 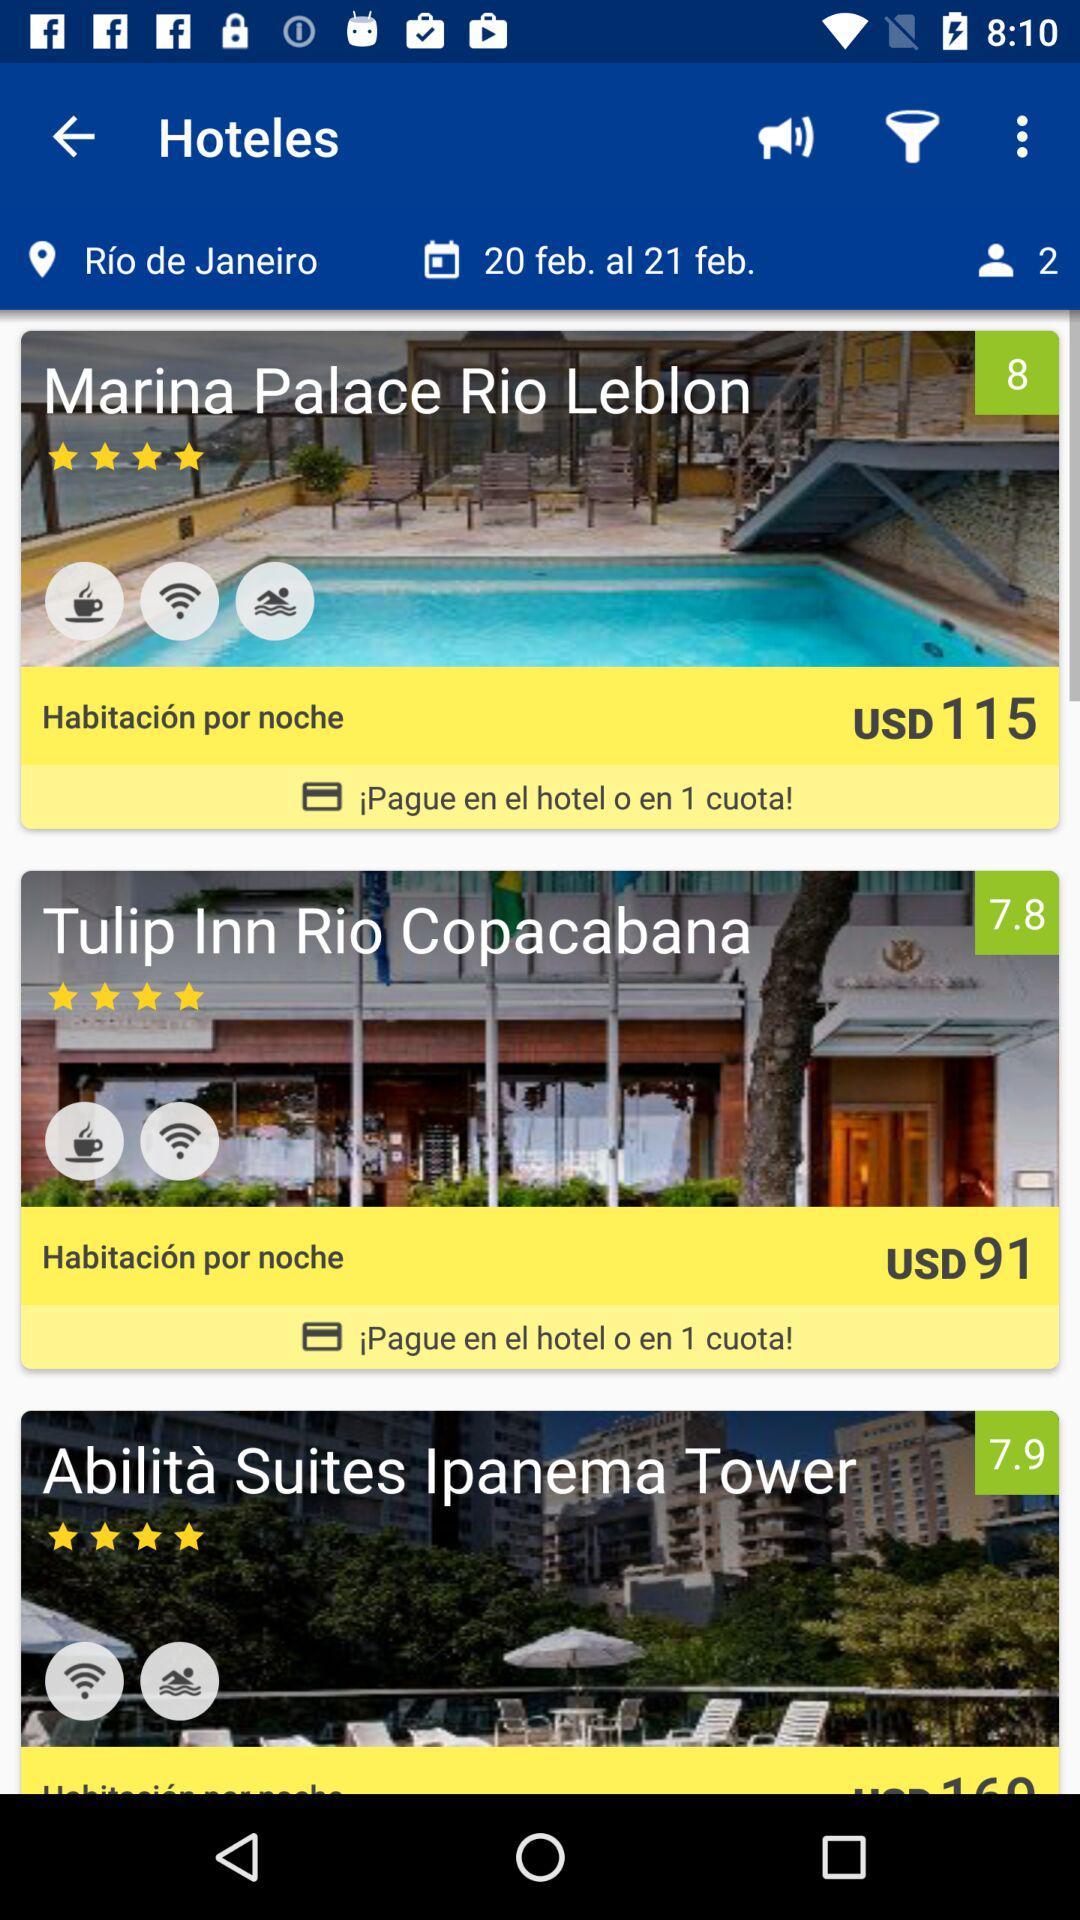 What do you see at coordinates (785, 135) in the screenshot?
I see `the item to the right of the hoteles item` at bounding box center [785, 135].